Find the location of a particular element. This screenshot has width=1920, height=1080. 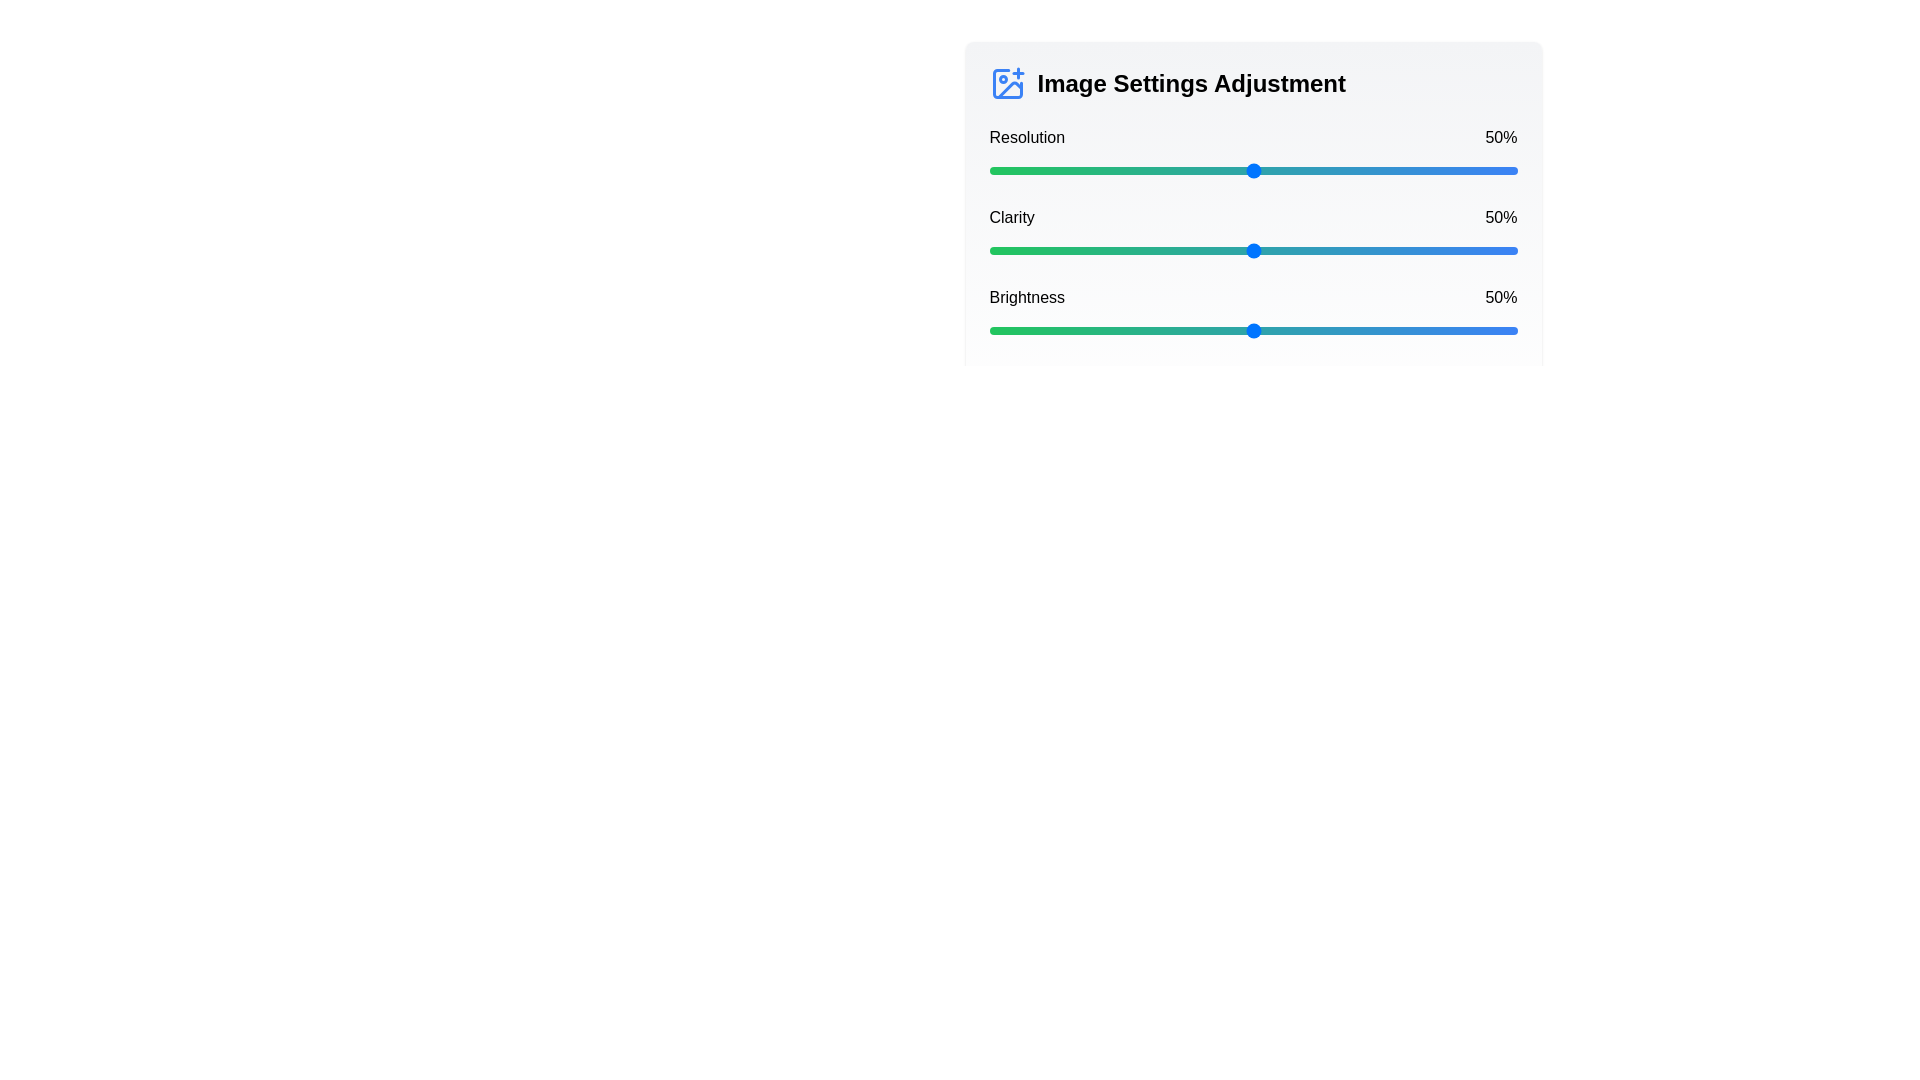

the 'Apply Changes' button to confirm the settings is located at coordinates (1438, 385).